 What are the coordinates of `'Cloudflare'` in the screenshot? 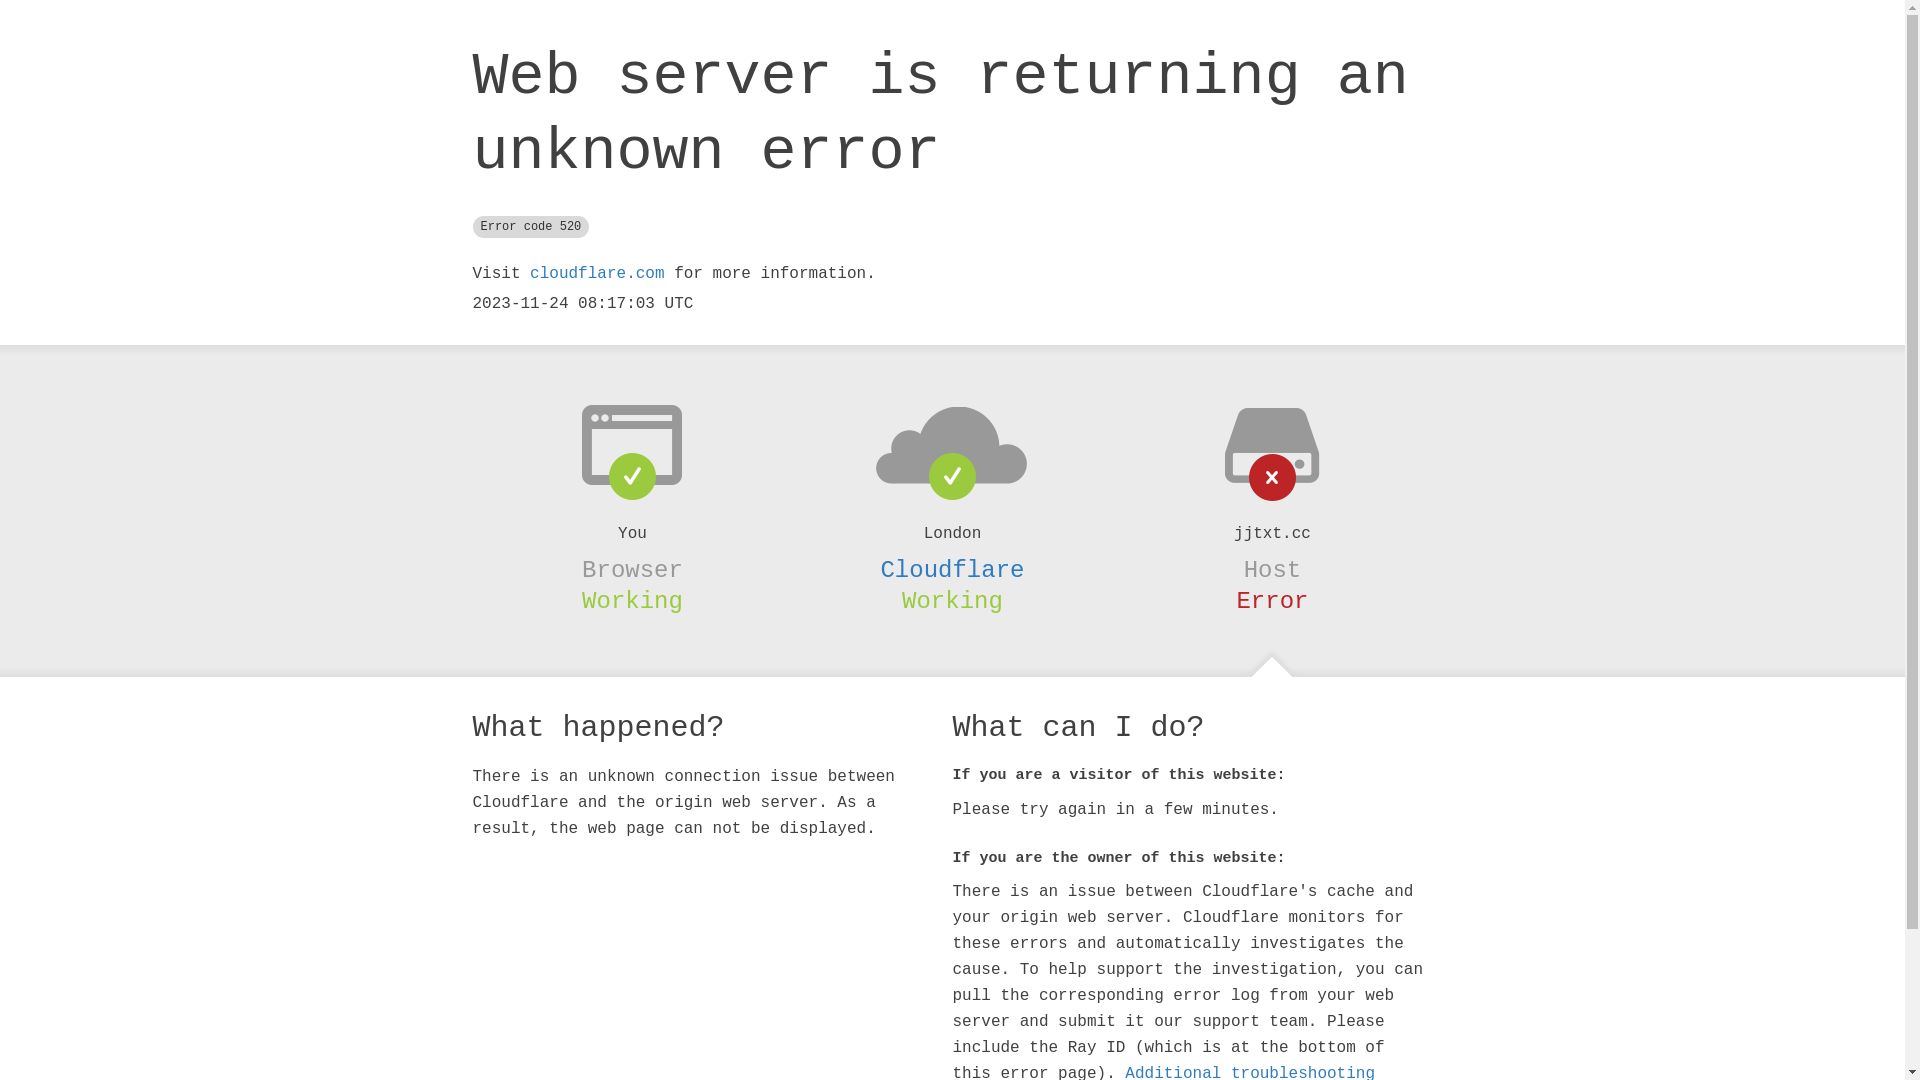 It's located at (950, 570).